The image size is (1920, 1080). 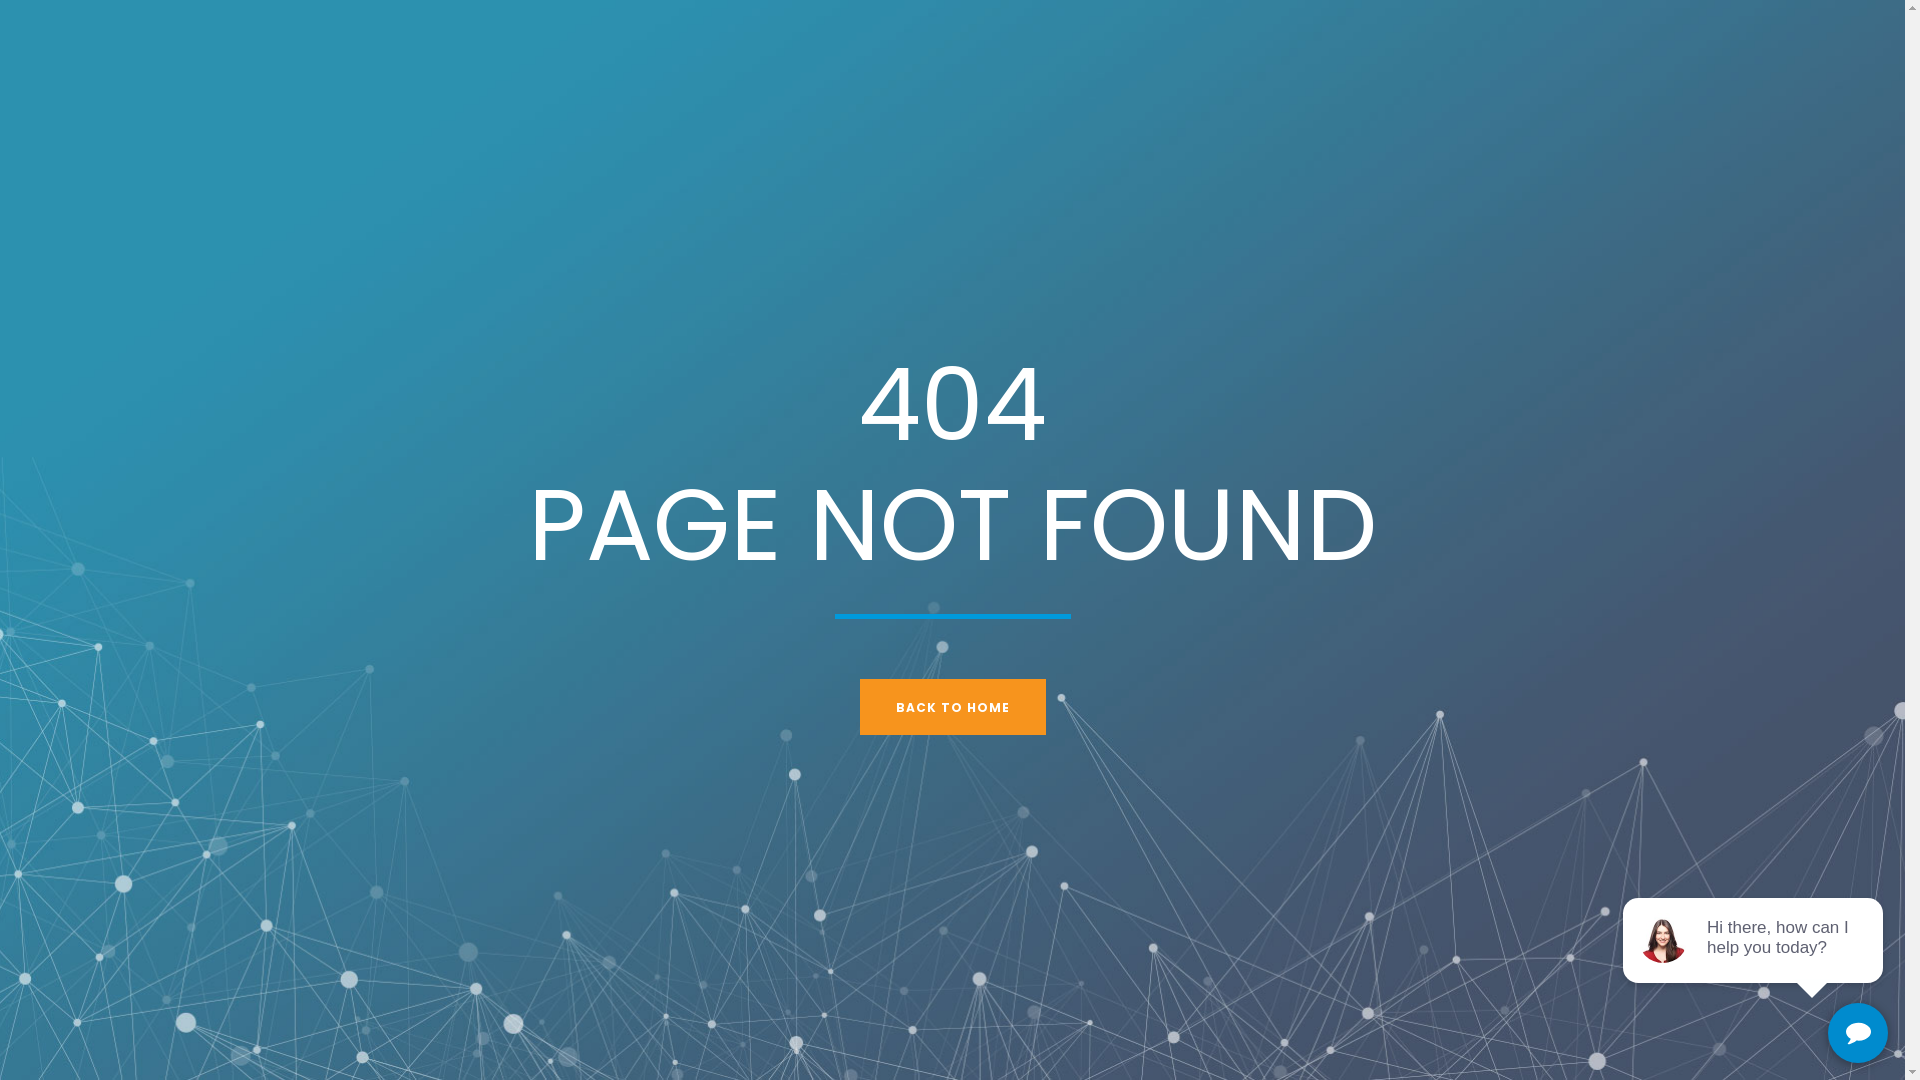 What do you see at coordinates (952, 705) in the screenshot?
I see `'BACK TO HOME'` at bounding box center [952, 705].